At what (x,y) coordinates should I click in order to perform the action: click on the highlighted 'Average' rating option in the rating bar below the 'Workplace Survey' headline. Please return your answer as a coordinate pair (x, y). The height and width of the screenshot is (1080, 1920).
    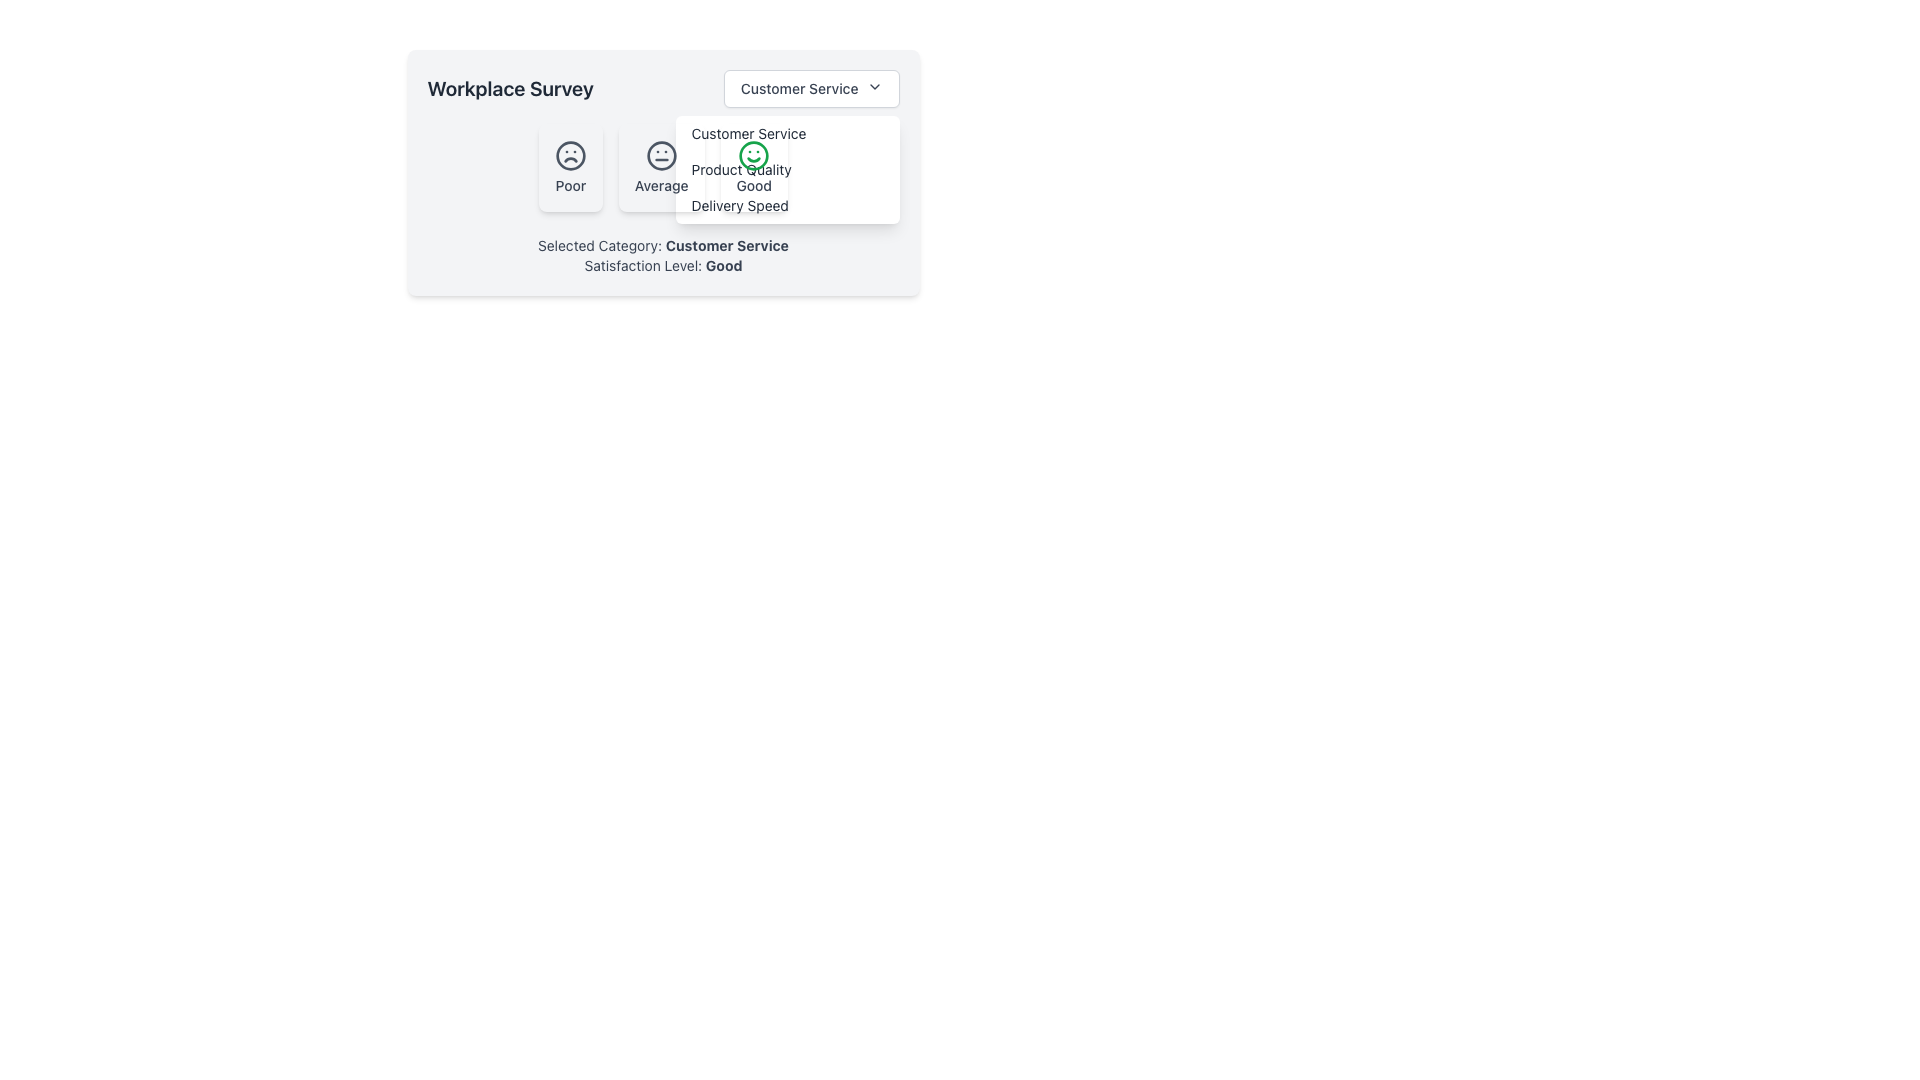
    Looking at the image, I should click on (663, 167).